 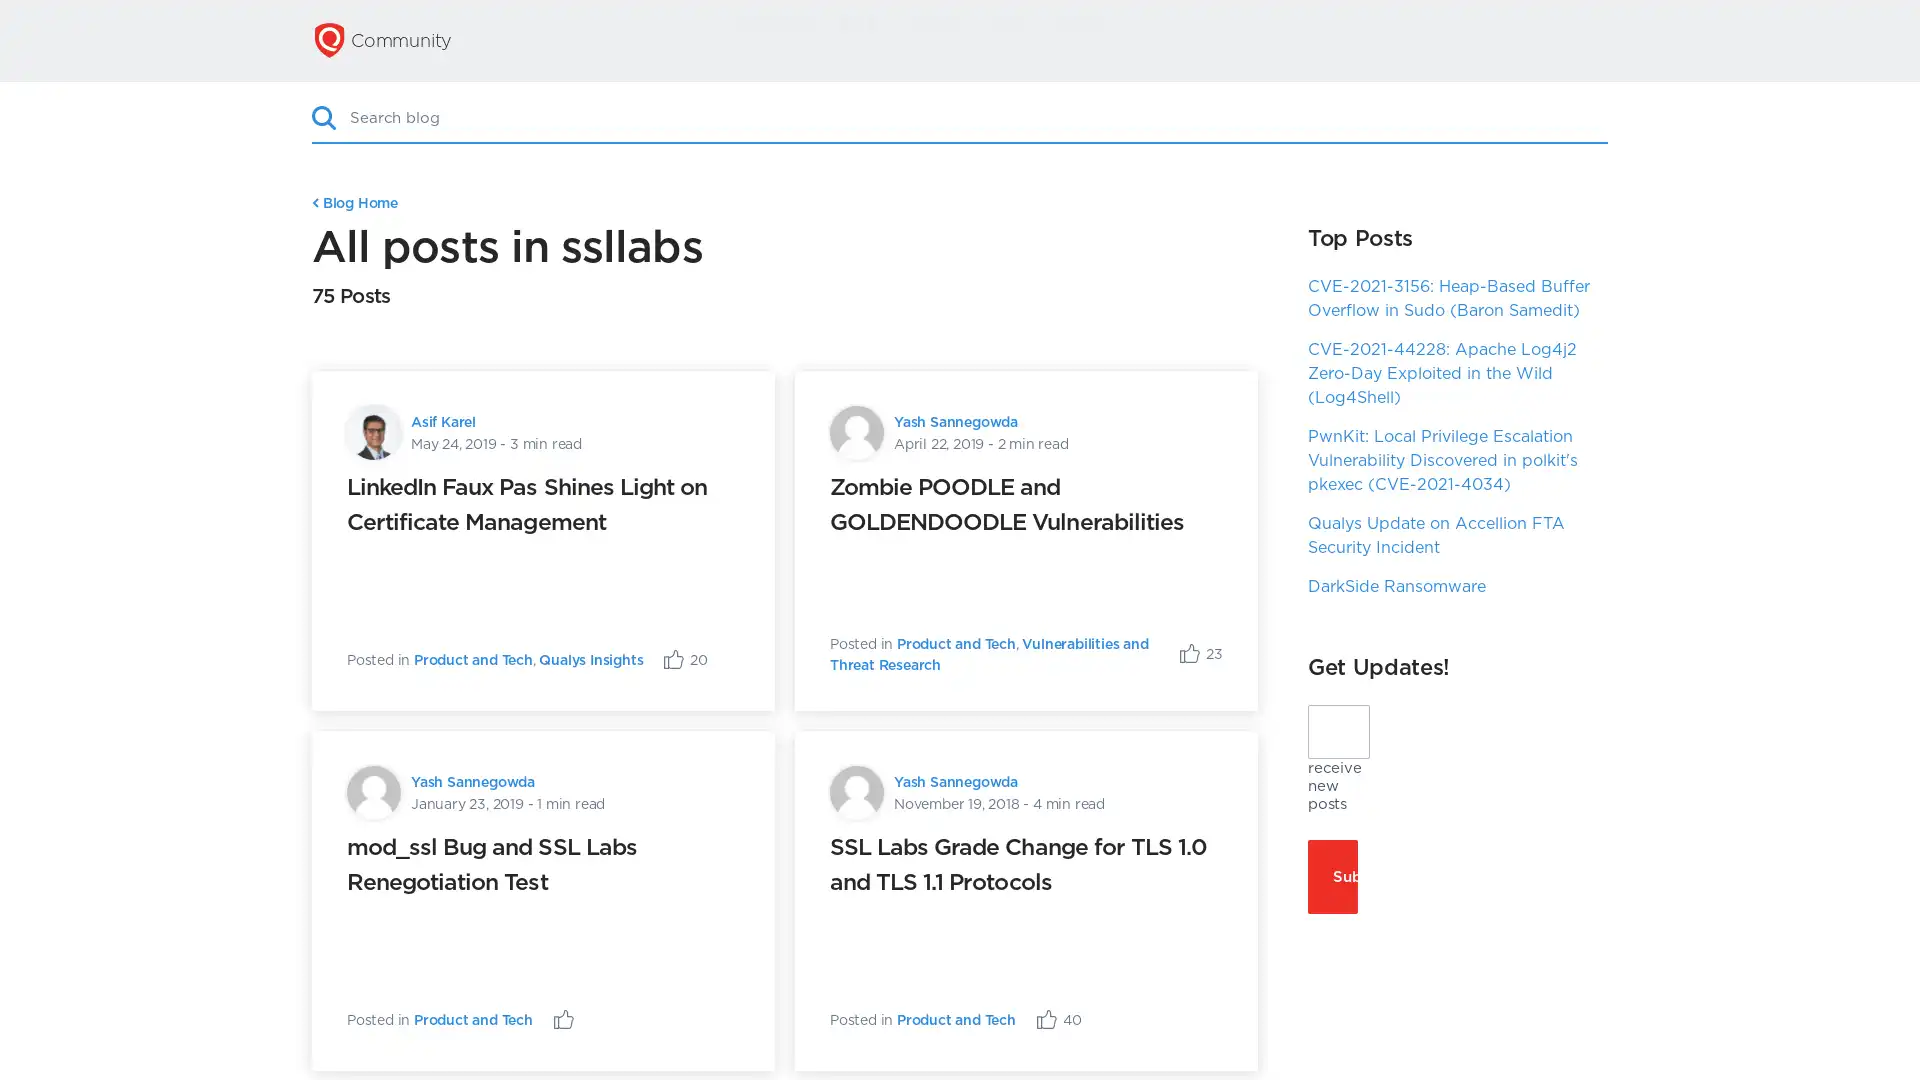 I want to click on Like Post, so click(x=561, y=1019).